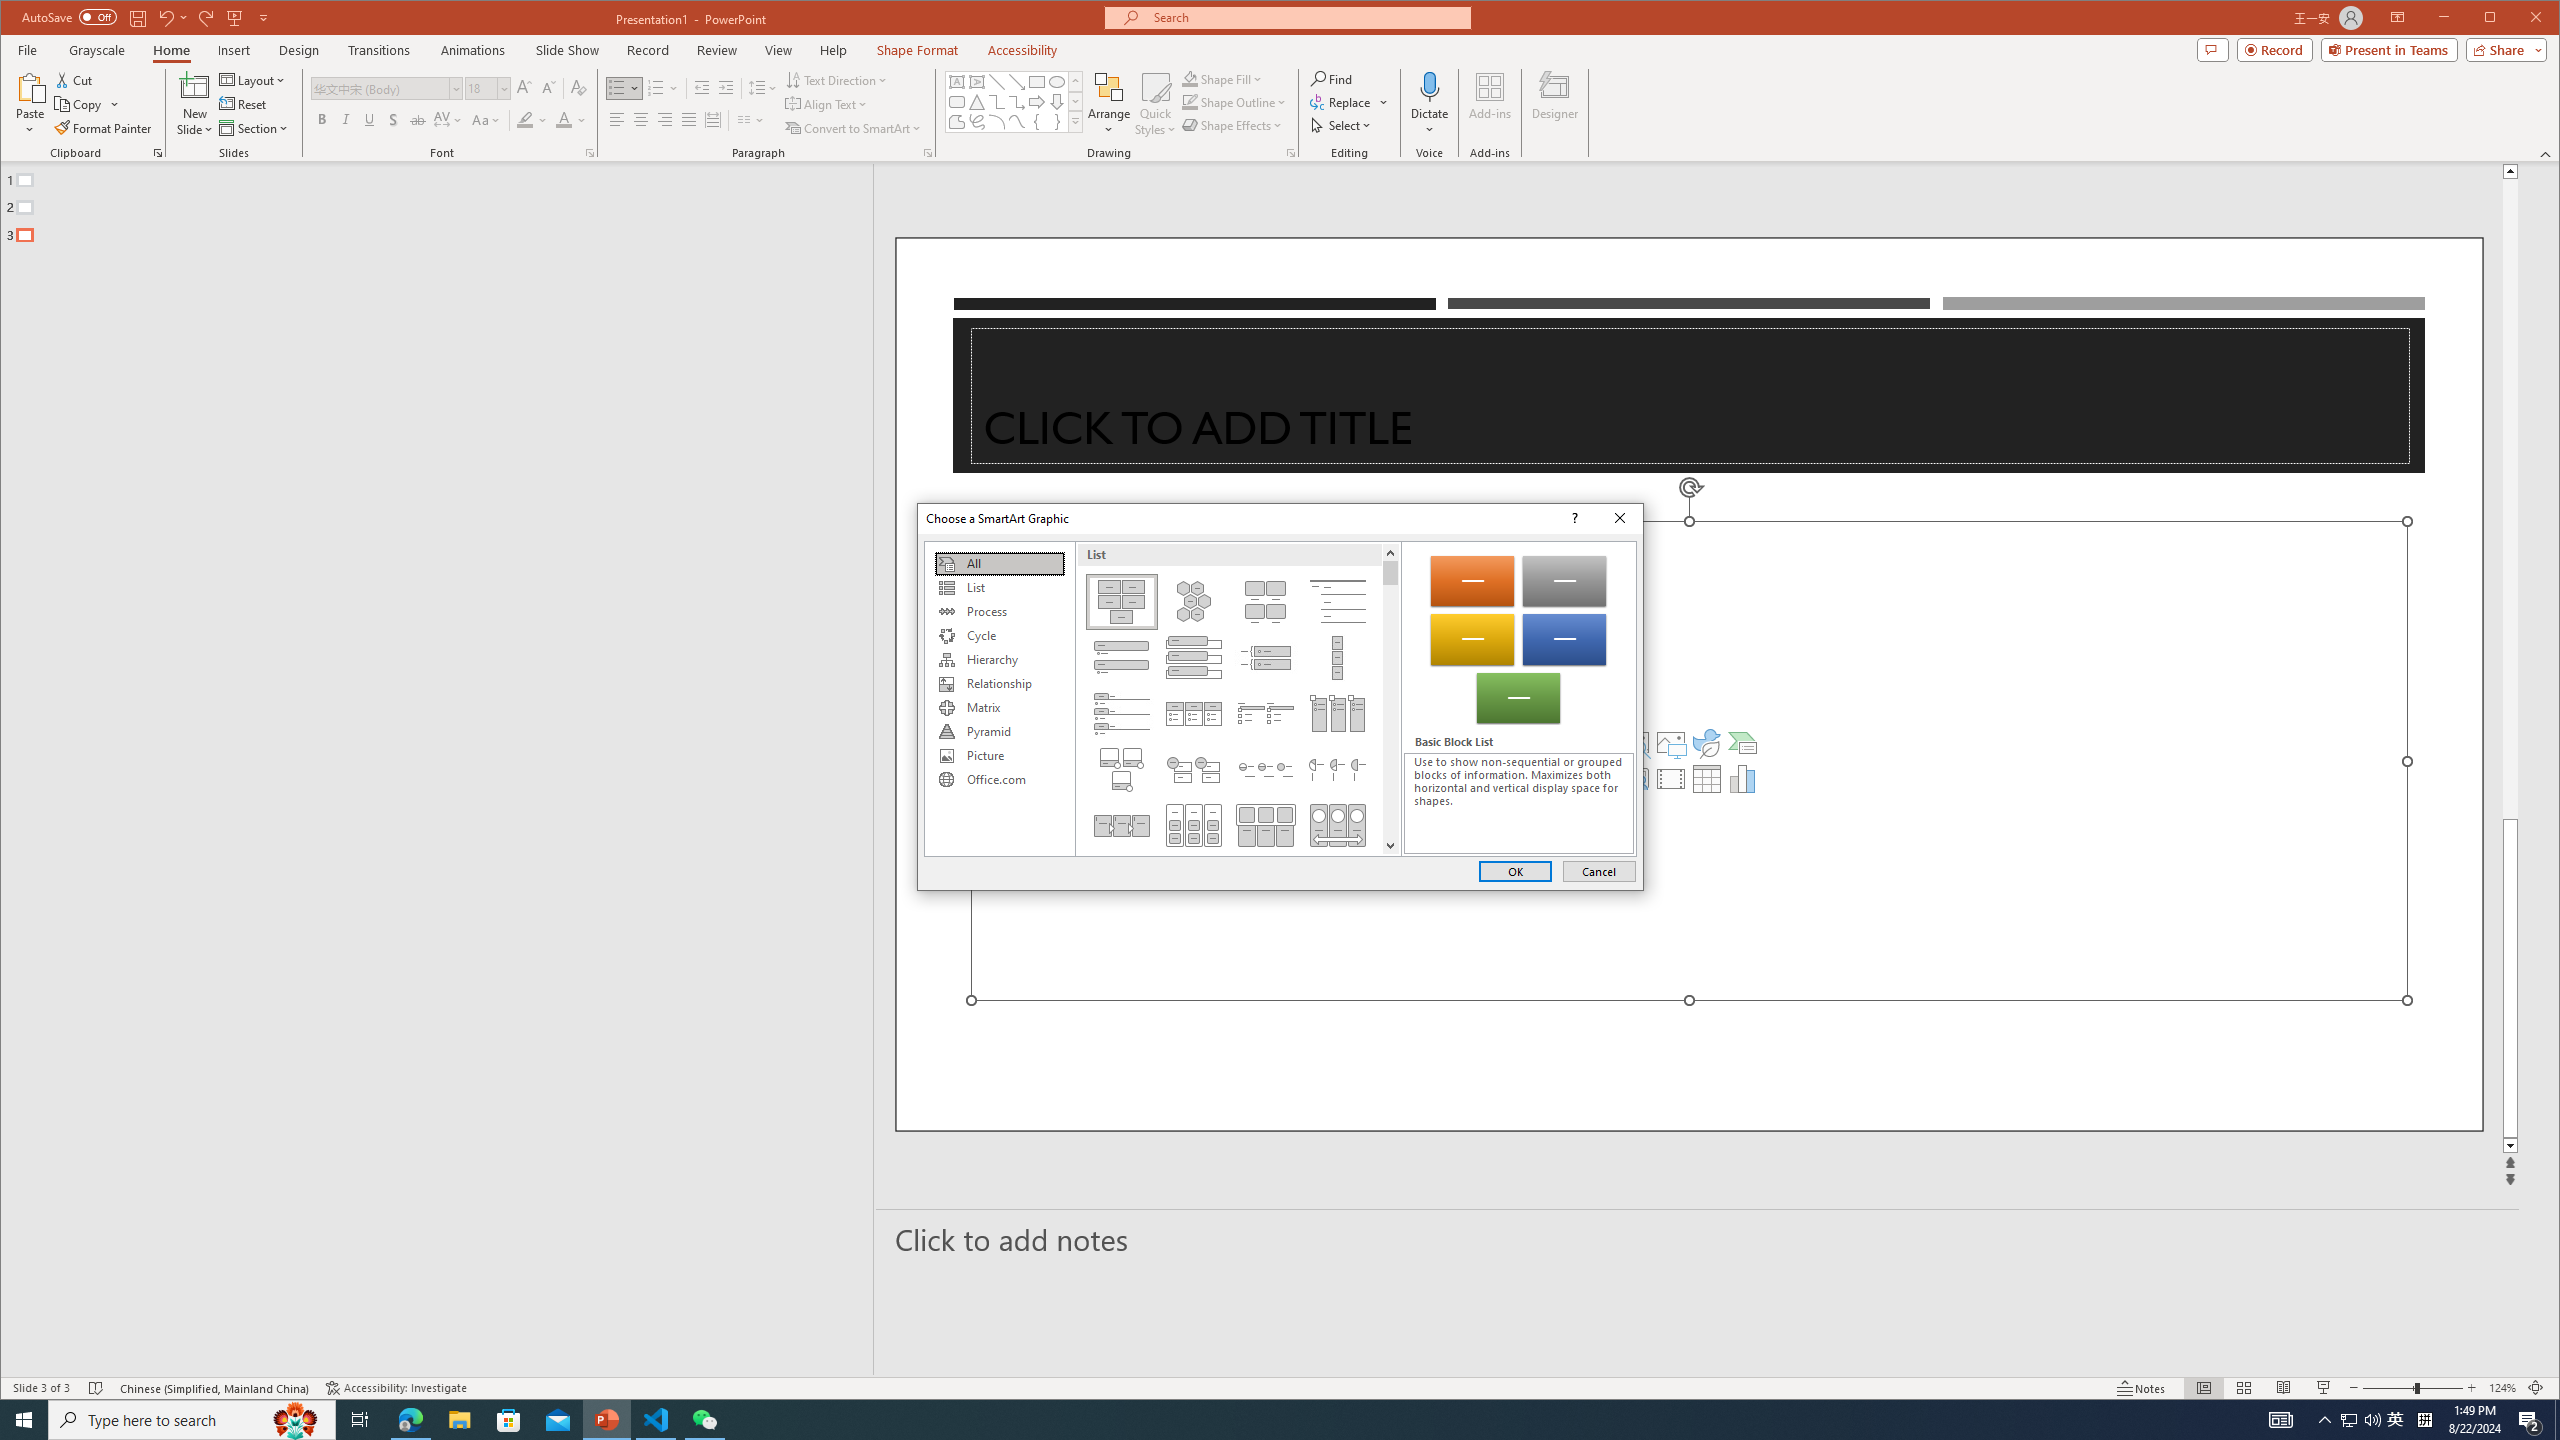 Image resolution: width=2560 pixels, height=1440 pixels. I want to click on 'All', so click(998, 562).